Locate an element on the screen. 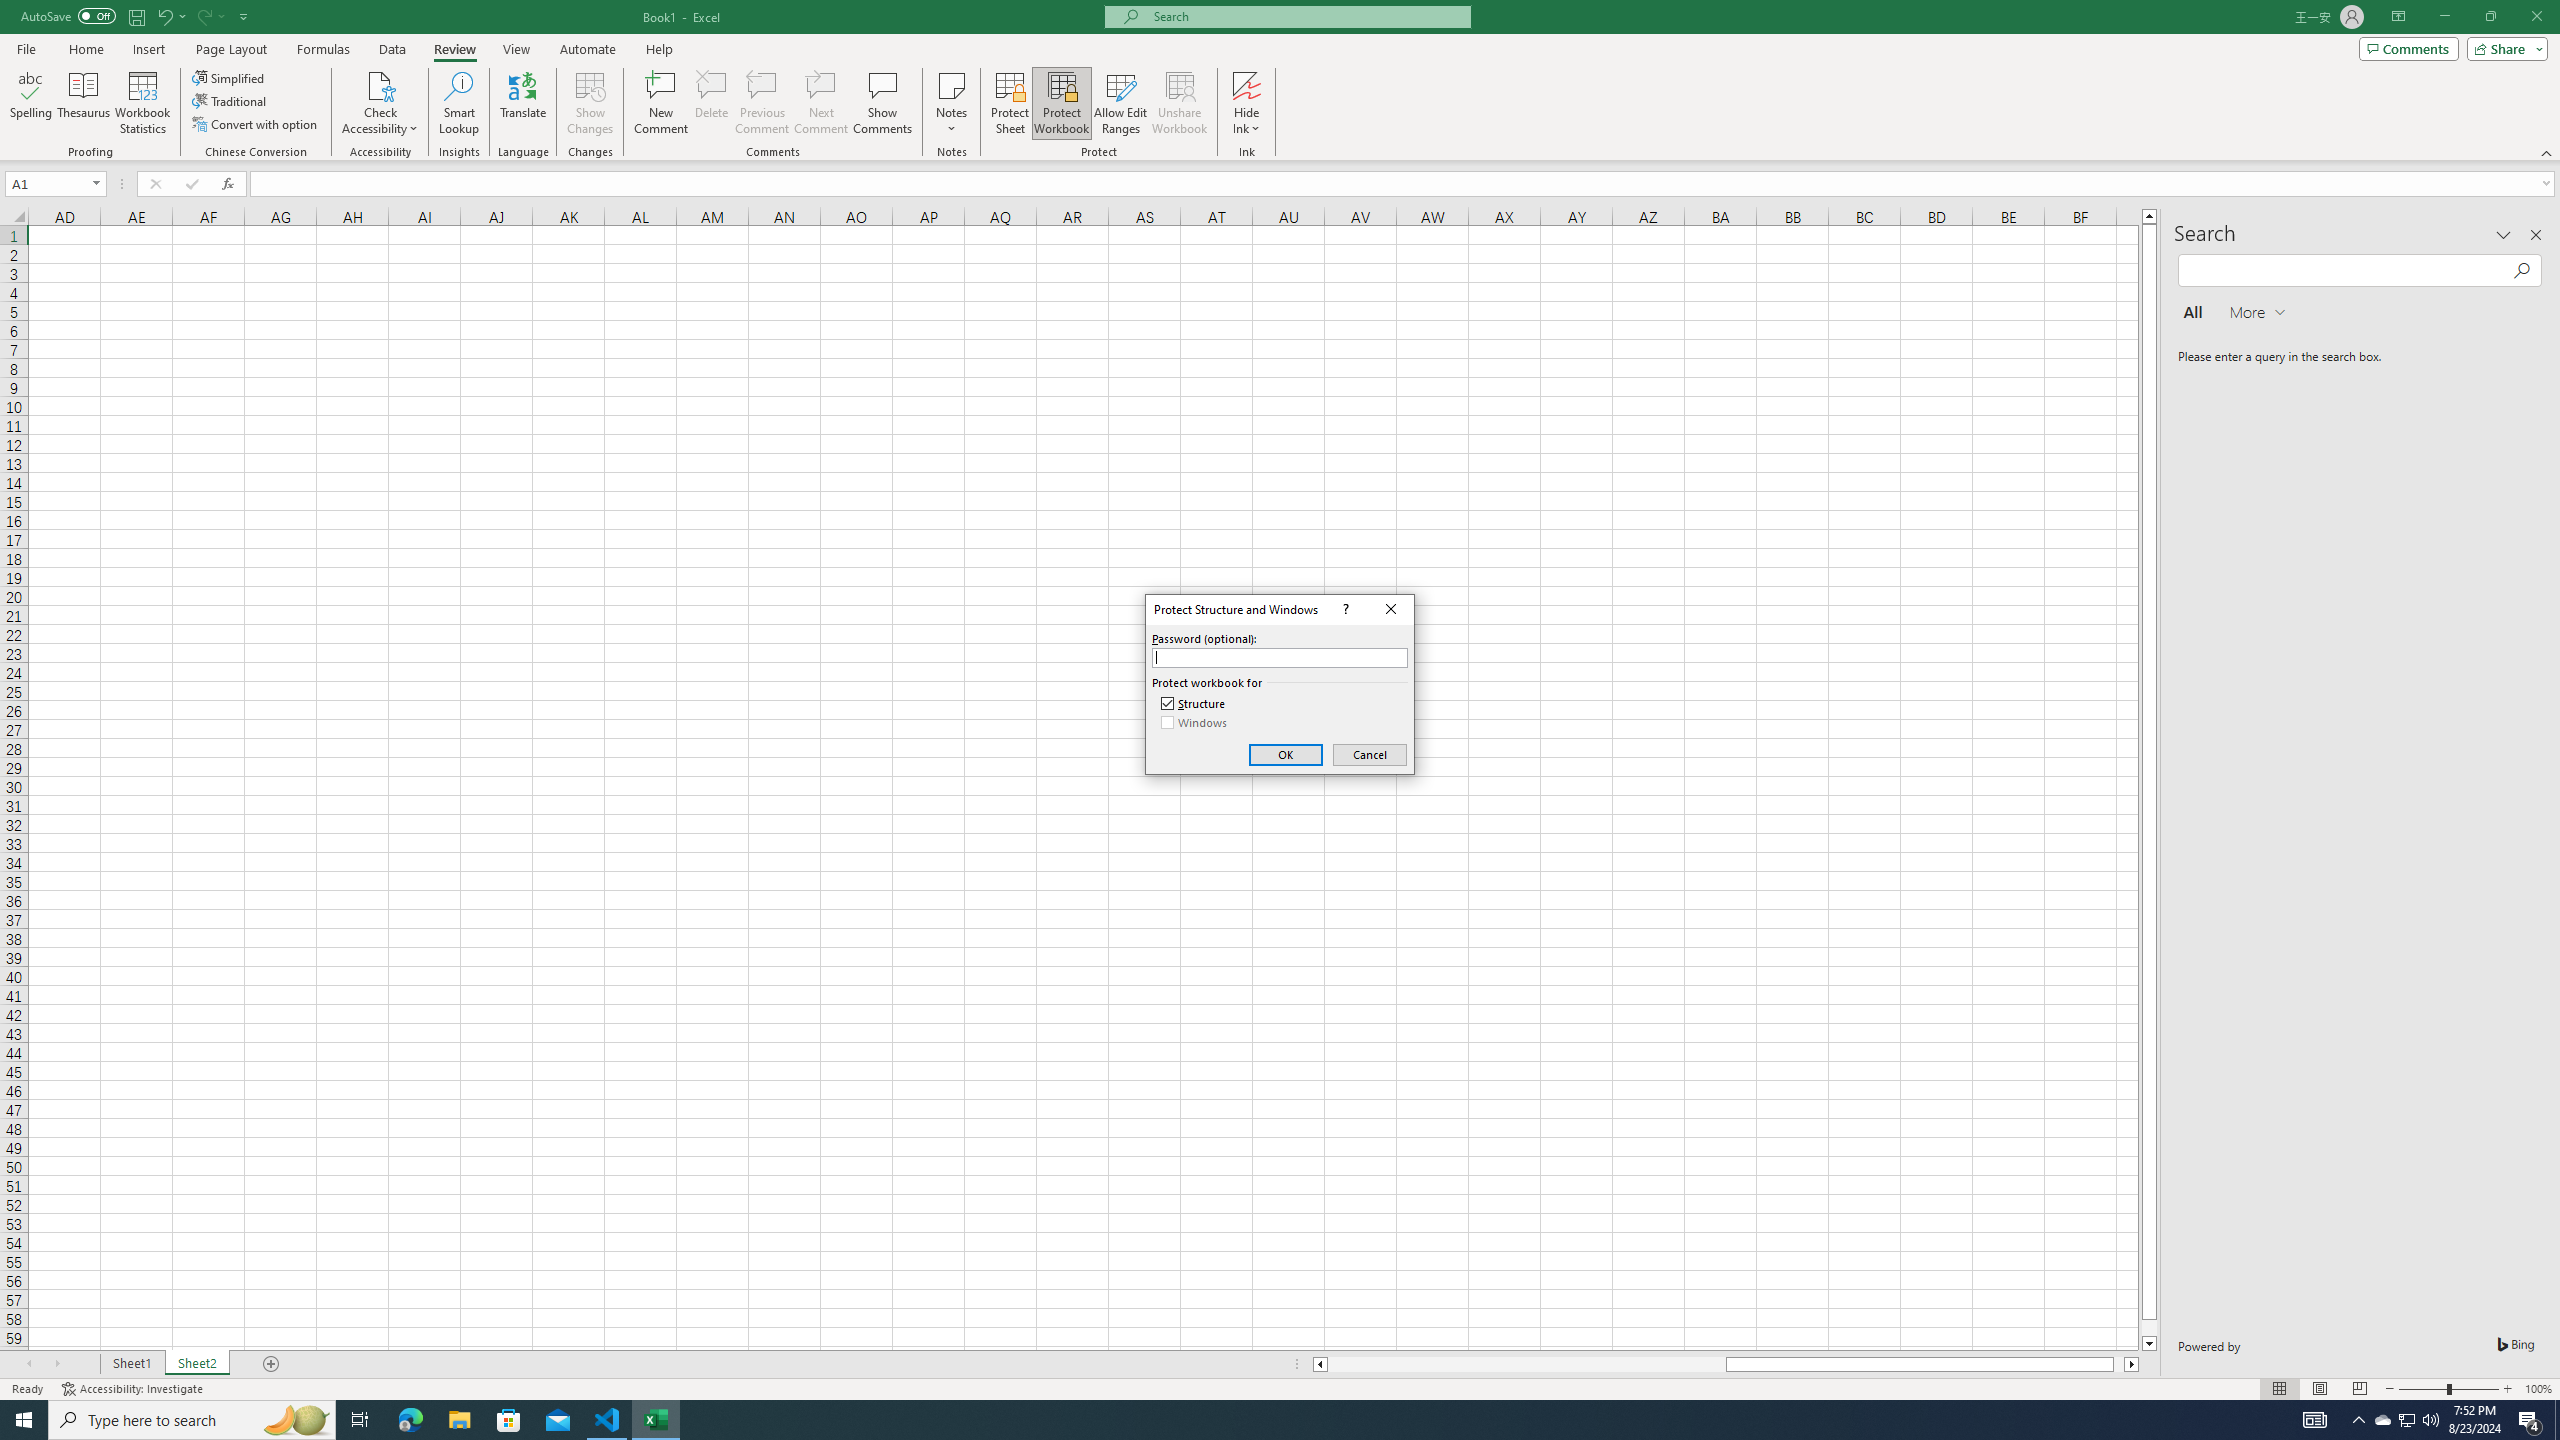  'Check Accessibility' is located at coordinates (379, 103).